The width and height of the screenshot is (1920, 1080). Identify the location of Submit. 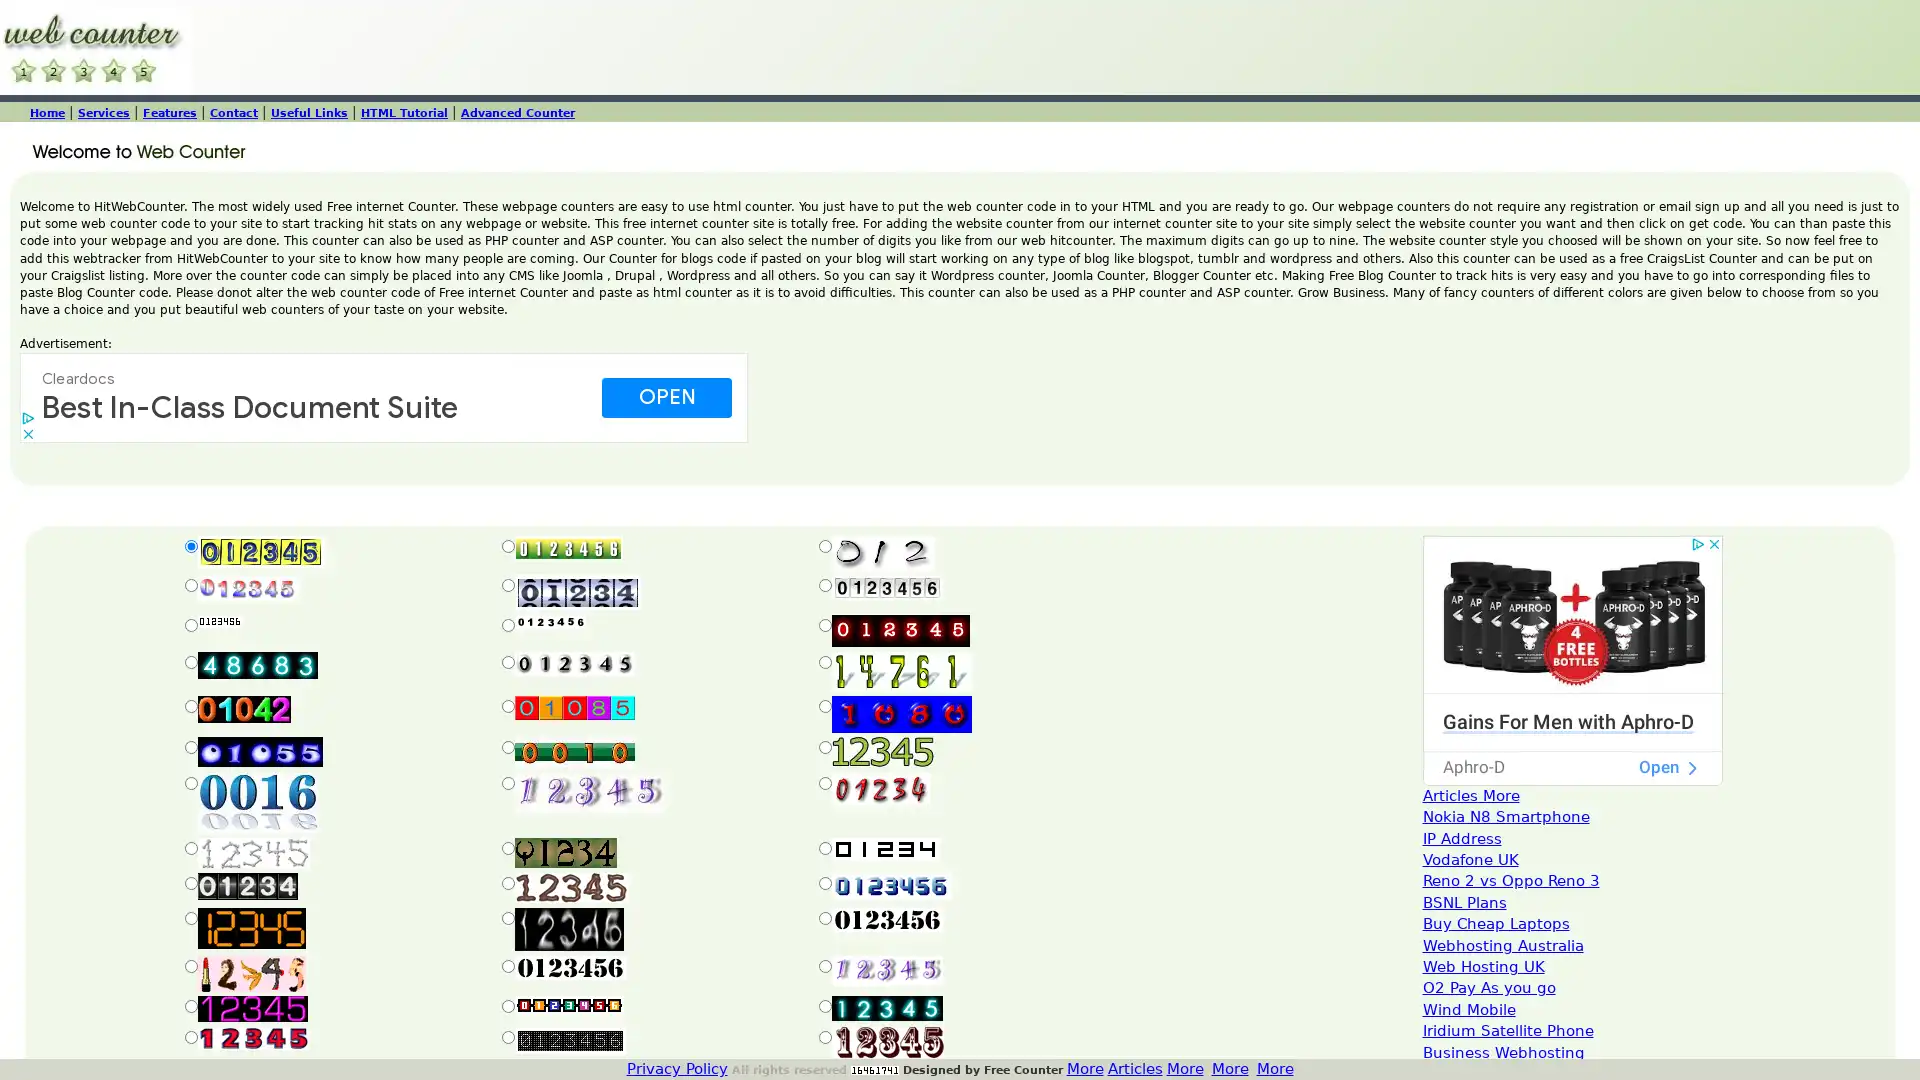
(885, 586).